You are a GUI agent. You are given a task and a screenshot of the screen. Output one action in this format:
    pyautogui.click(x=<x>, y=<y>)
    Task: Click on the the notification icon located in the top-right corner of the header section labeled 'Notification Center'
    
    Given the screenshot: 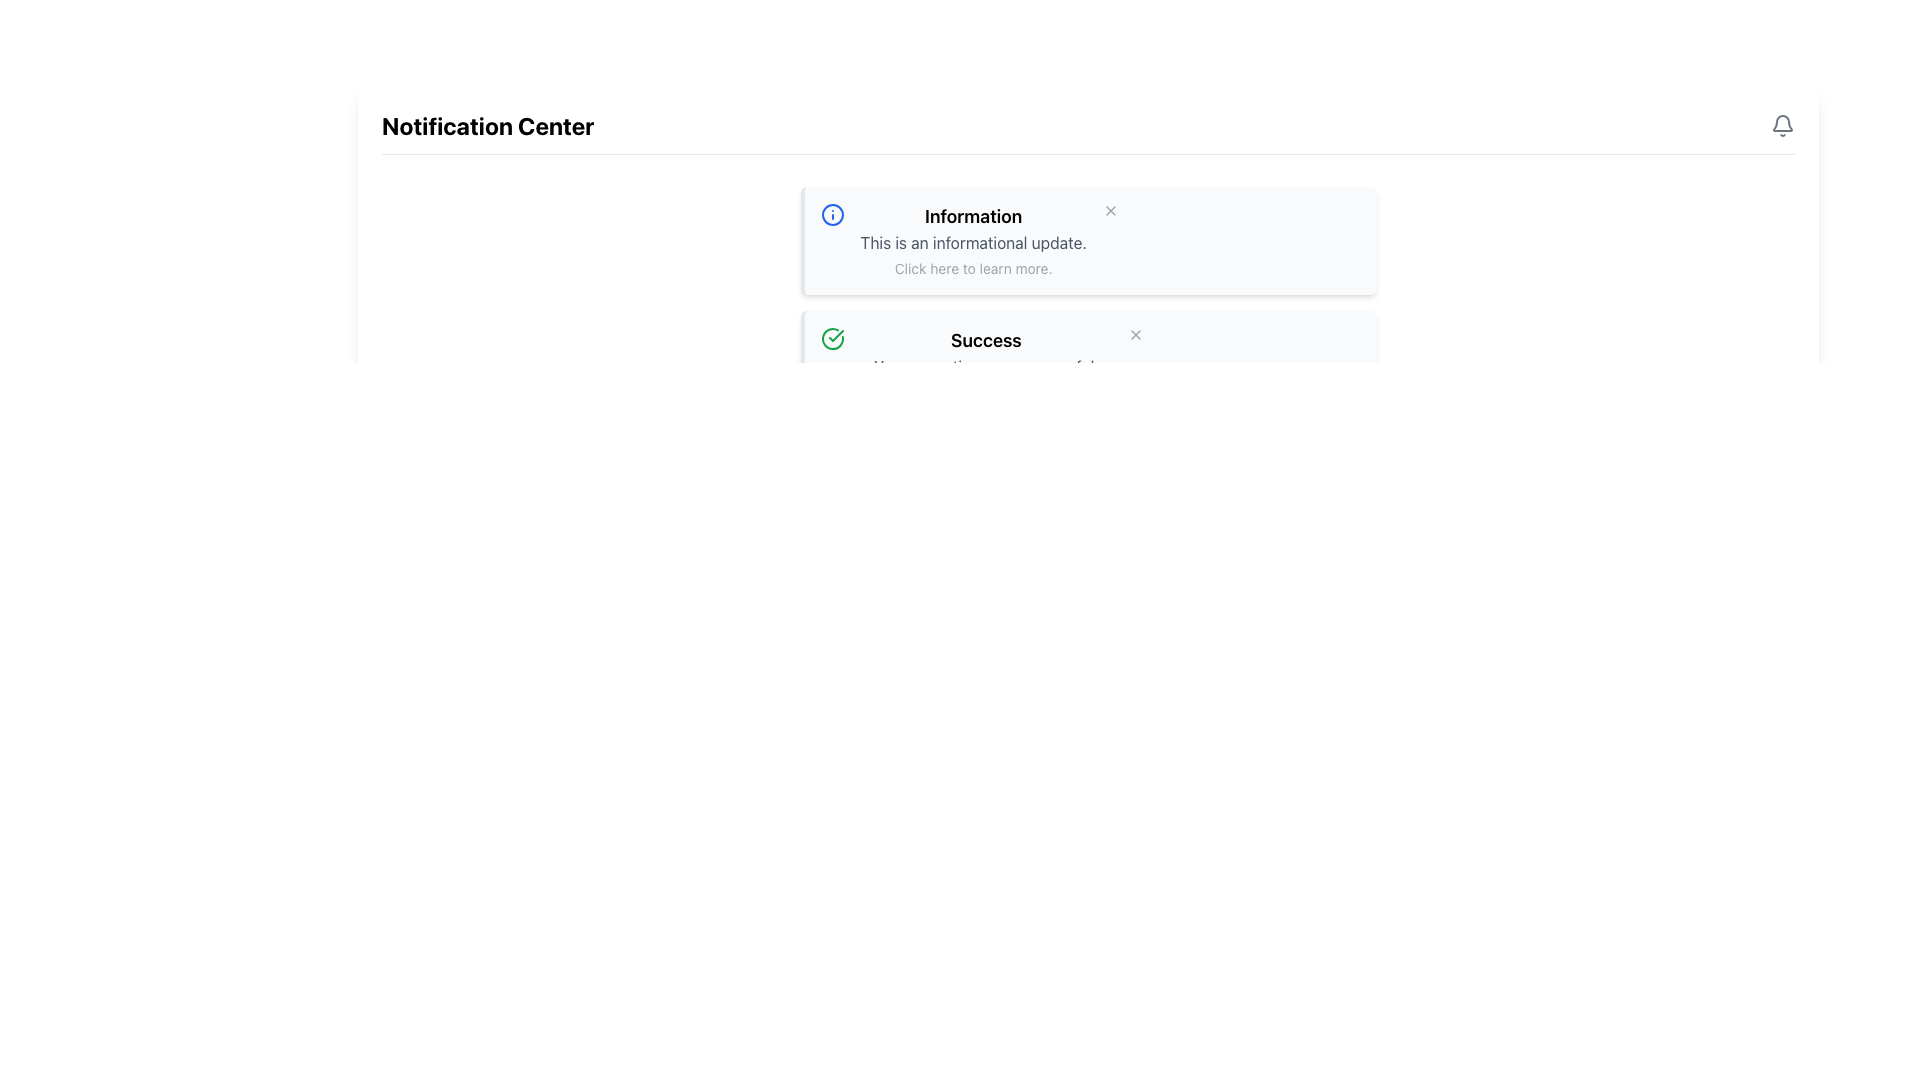 What is the action you would take?
    pyautogui.click(x=1782, y=126)
    